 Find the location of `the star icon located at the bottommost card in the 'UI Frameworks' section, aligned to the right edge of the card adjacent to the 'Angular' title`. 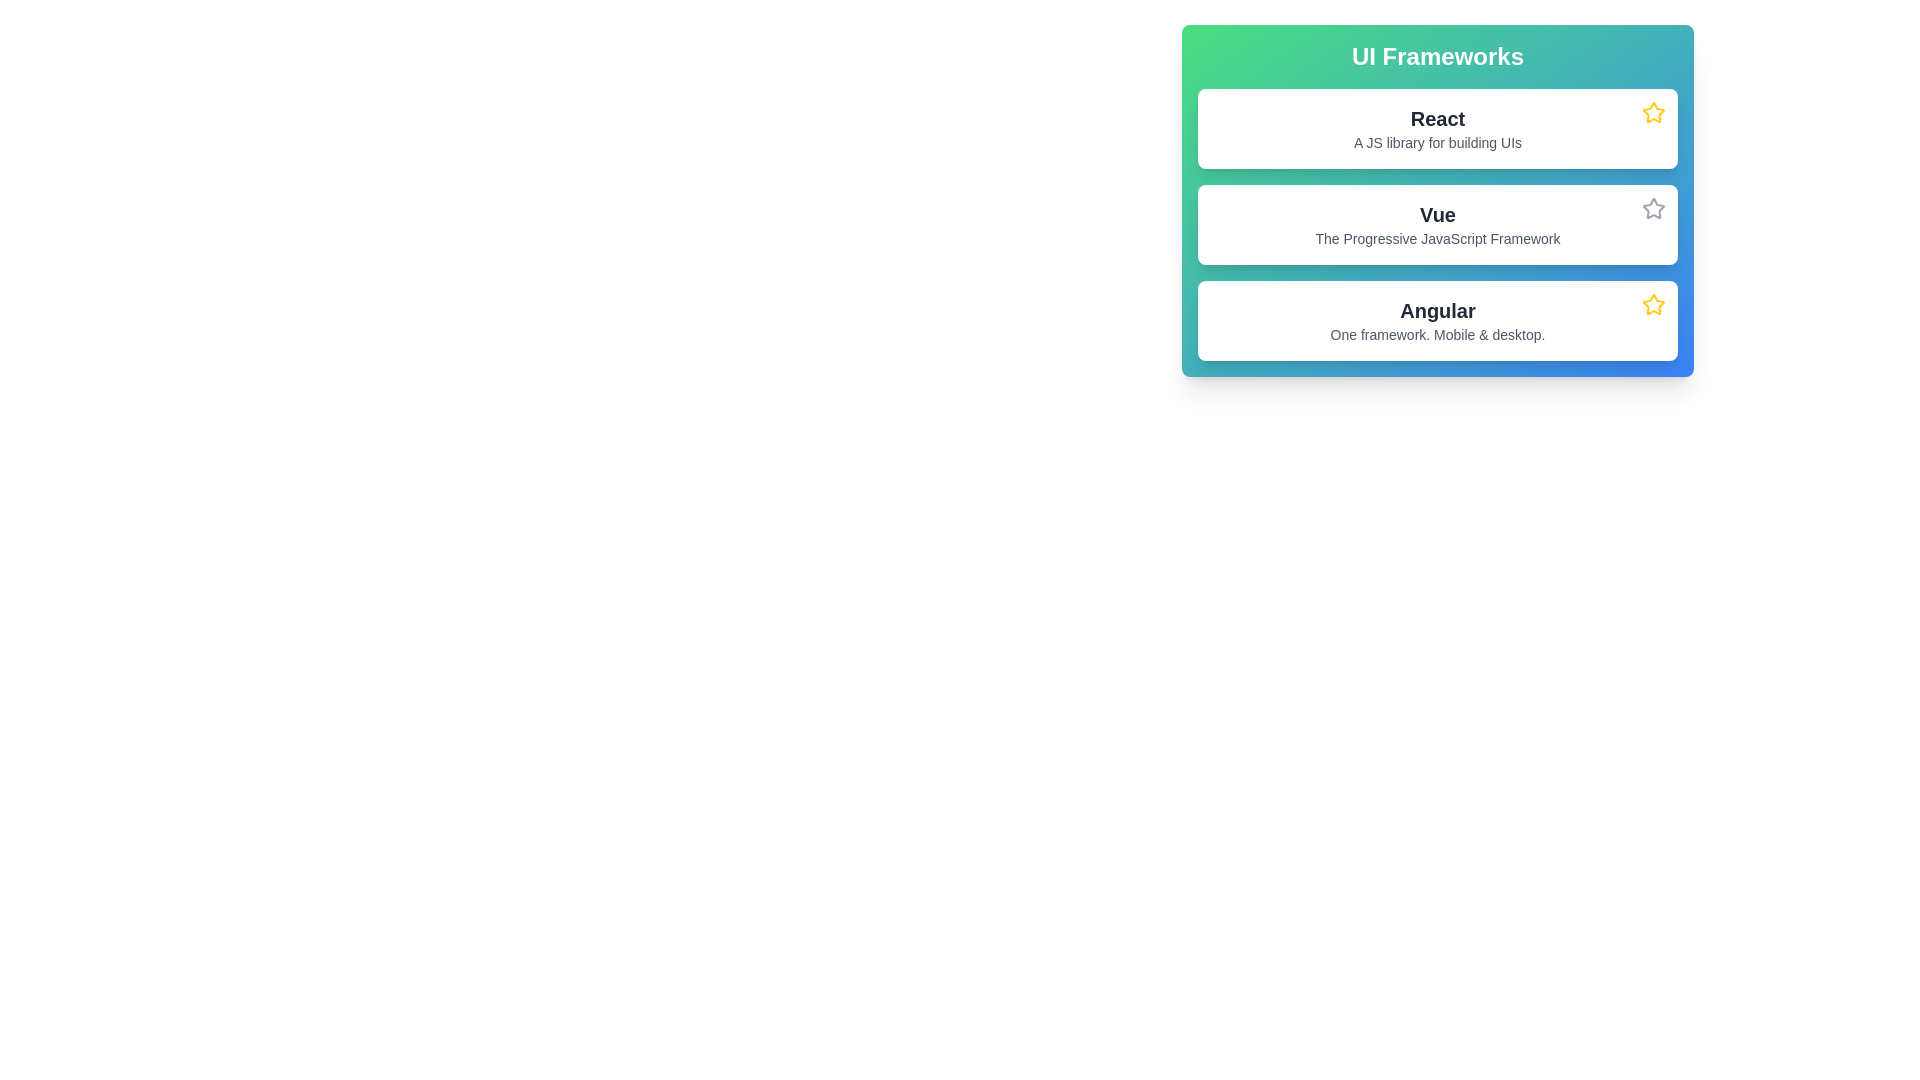

the star icon located at the bottommost card in the 'UI Frameworks' section, aligned to the right edge of the card adjacent to the 'Angular' title is located at coordinates (1652, 304).